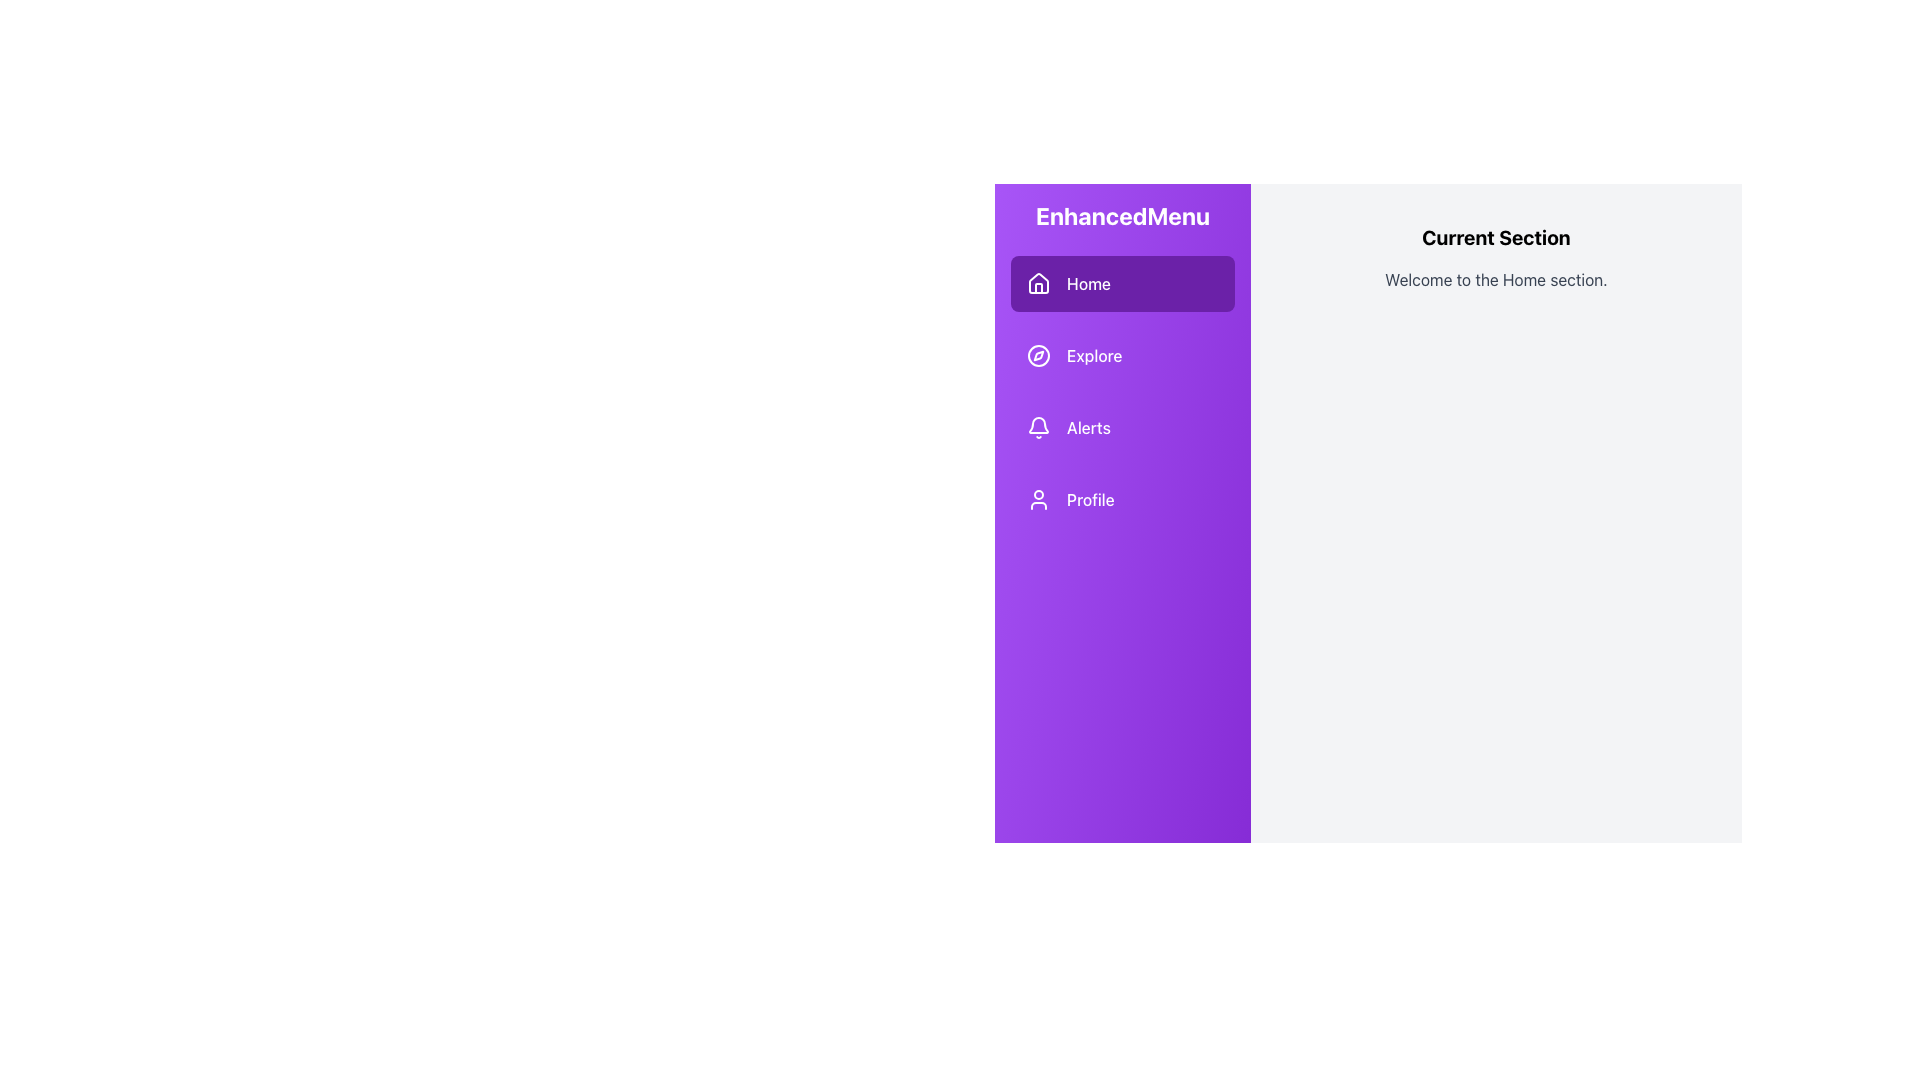 This screenshot has height=1080, width=1920. I want to click on the 'Home' text label in the sidebar menu for interaction feedback, so click(1088, 284).